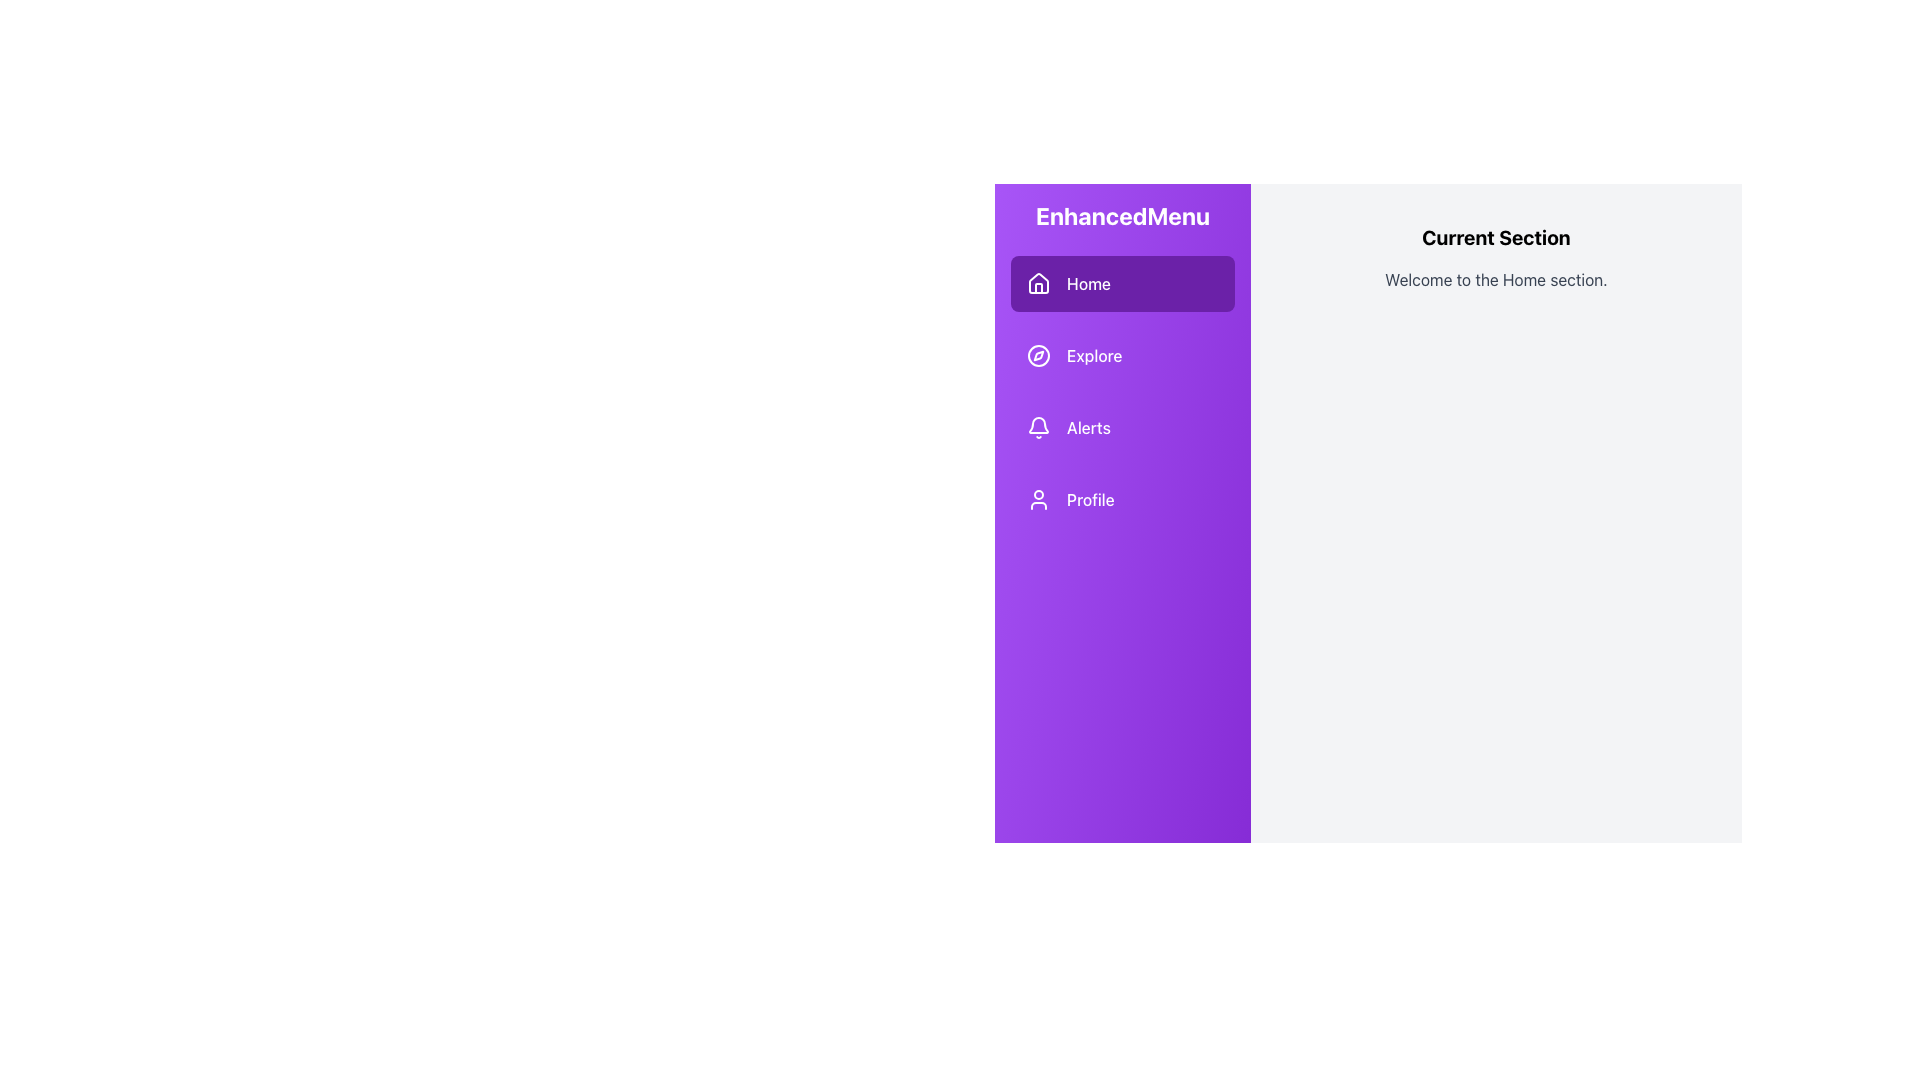 This screenshot has height=1080, width=1920. I want to click on the 'Home' text label in the sidebar menu for interaction feedback, so click(1088, 284).